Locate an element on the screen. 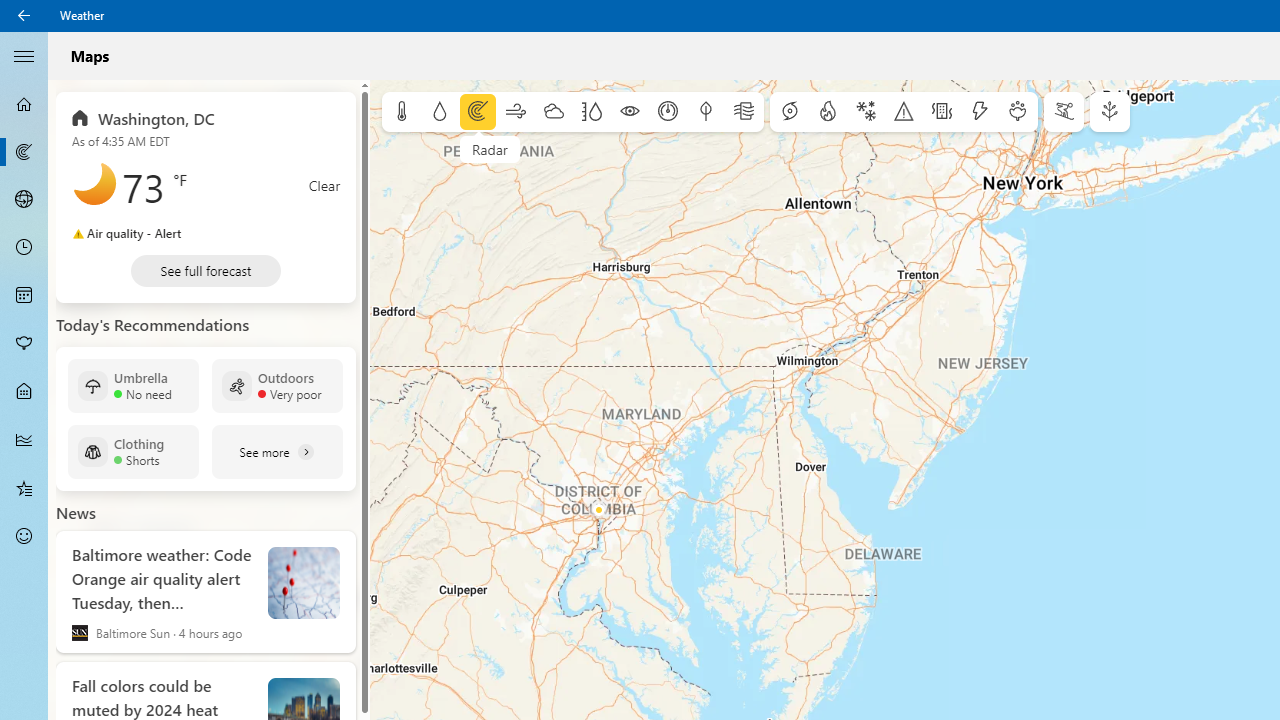  'Collapse Navigation' is located at coordinates (24, 54).